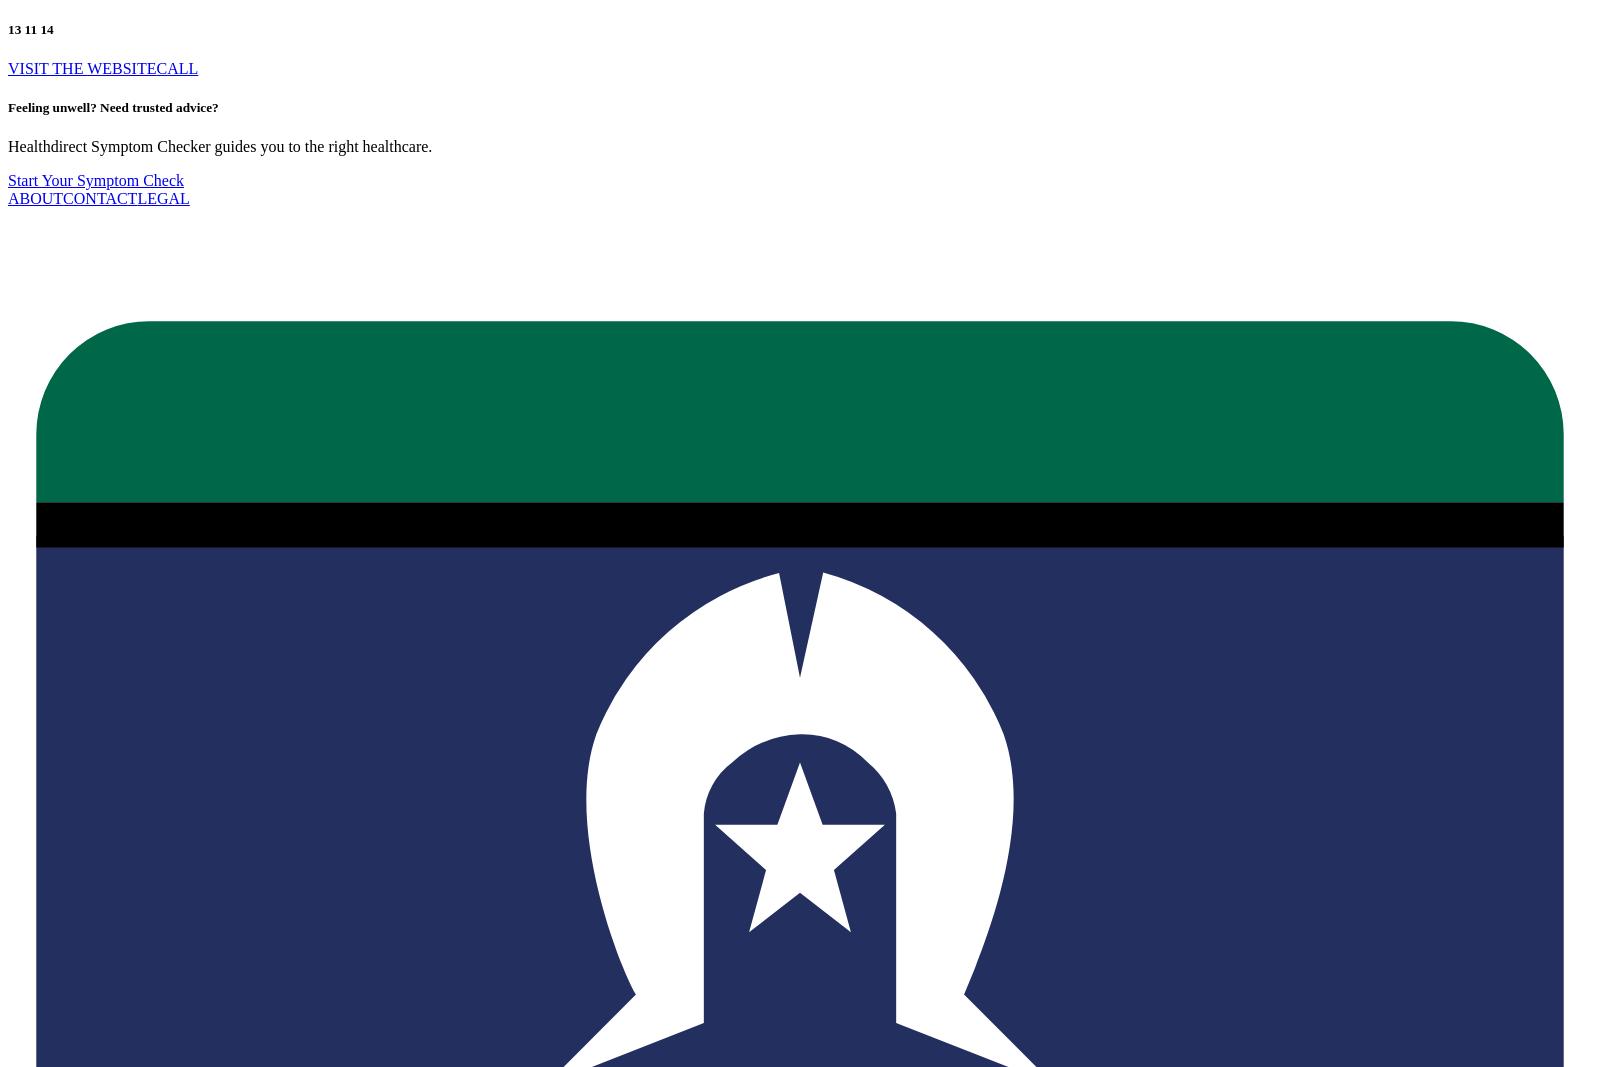 The height and width of the screenshot is (1067, 1600). What do you see at coordinates (7, 145) in the screenshot?
I see `'Healthdirect Symptom Checker guides you to the right healthcare.'` at bounding box center [7, 145].